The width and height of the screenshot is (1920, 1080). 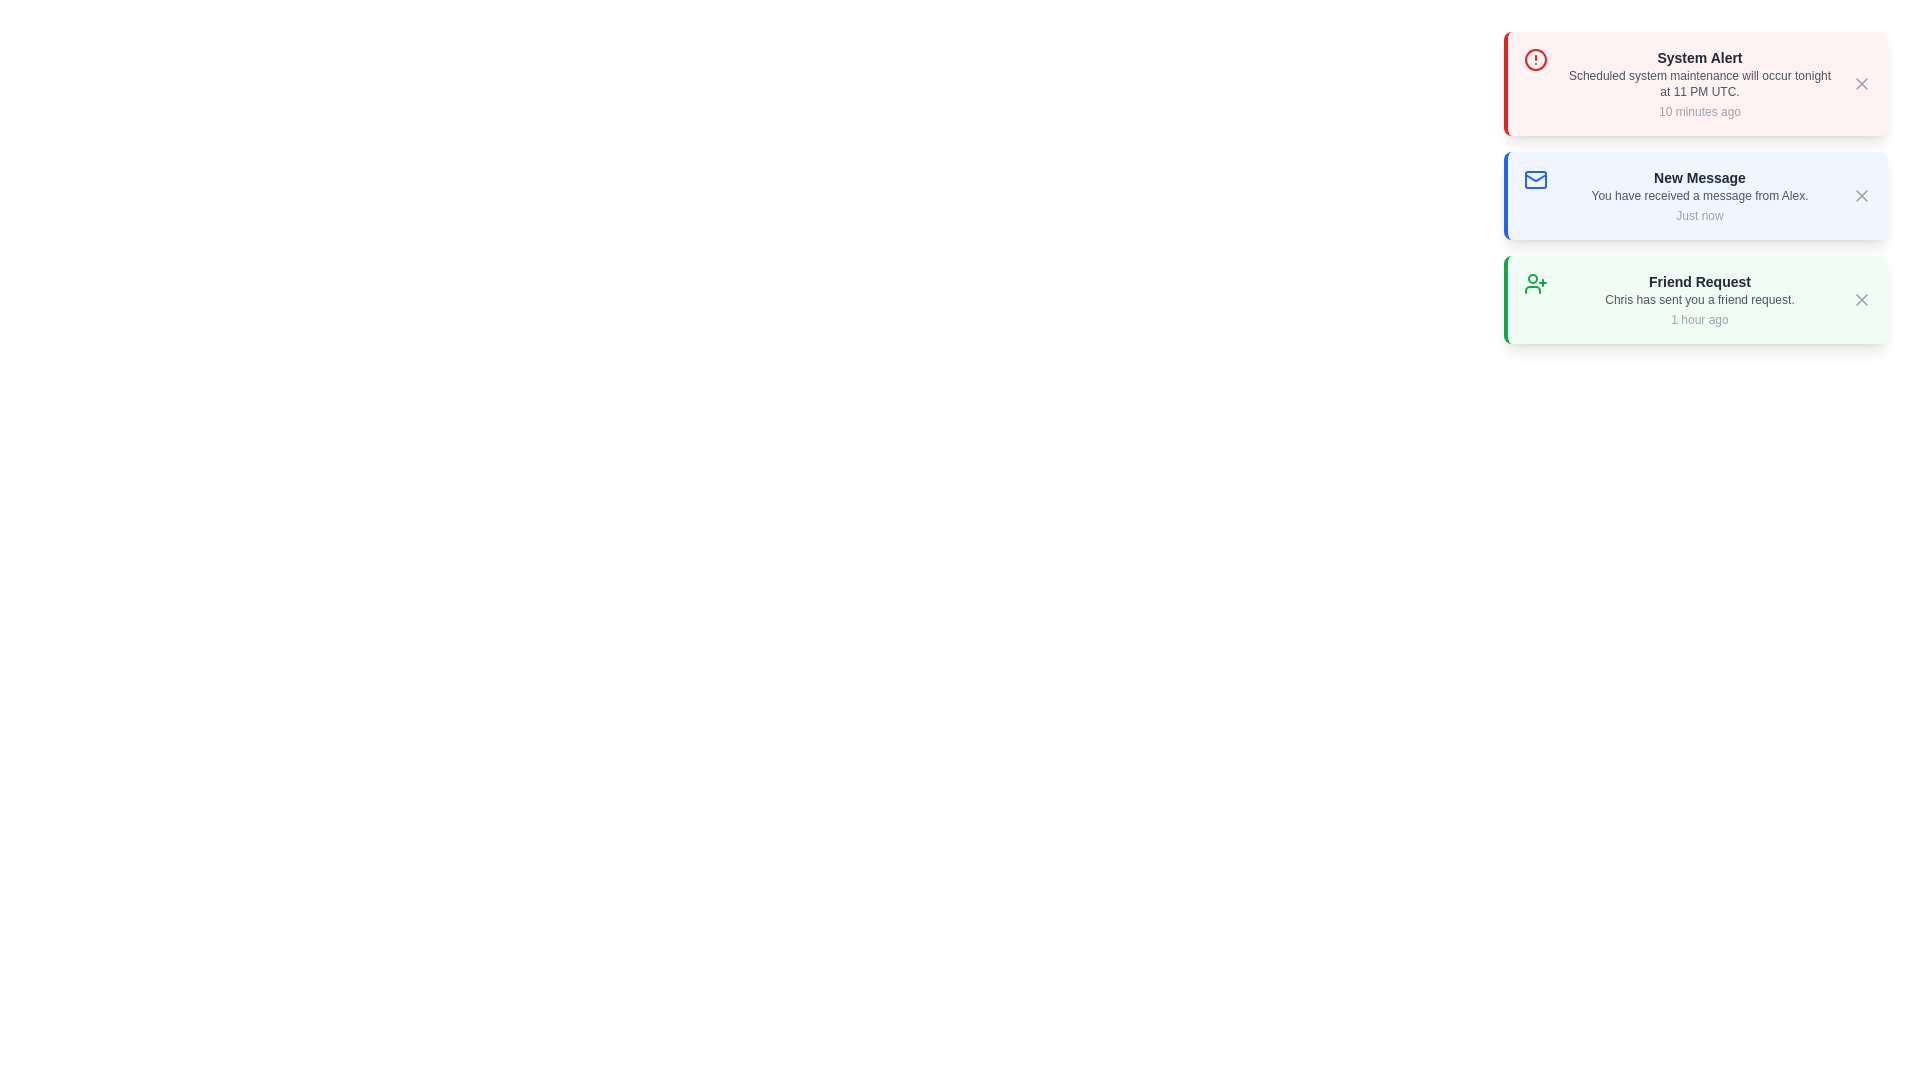 What do you see at coordinates (1861, 196) in the screenshot?
I see `the dismiss button represented by an 'X' on the right side of the 'New Message' notification` at bounding box center [1861, 196].